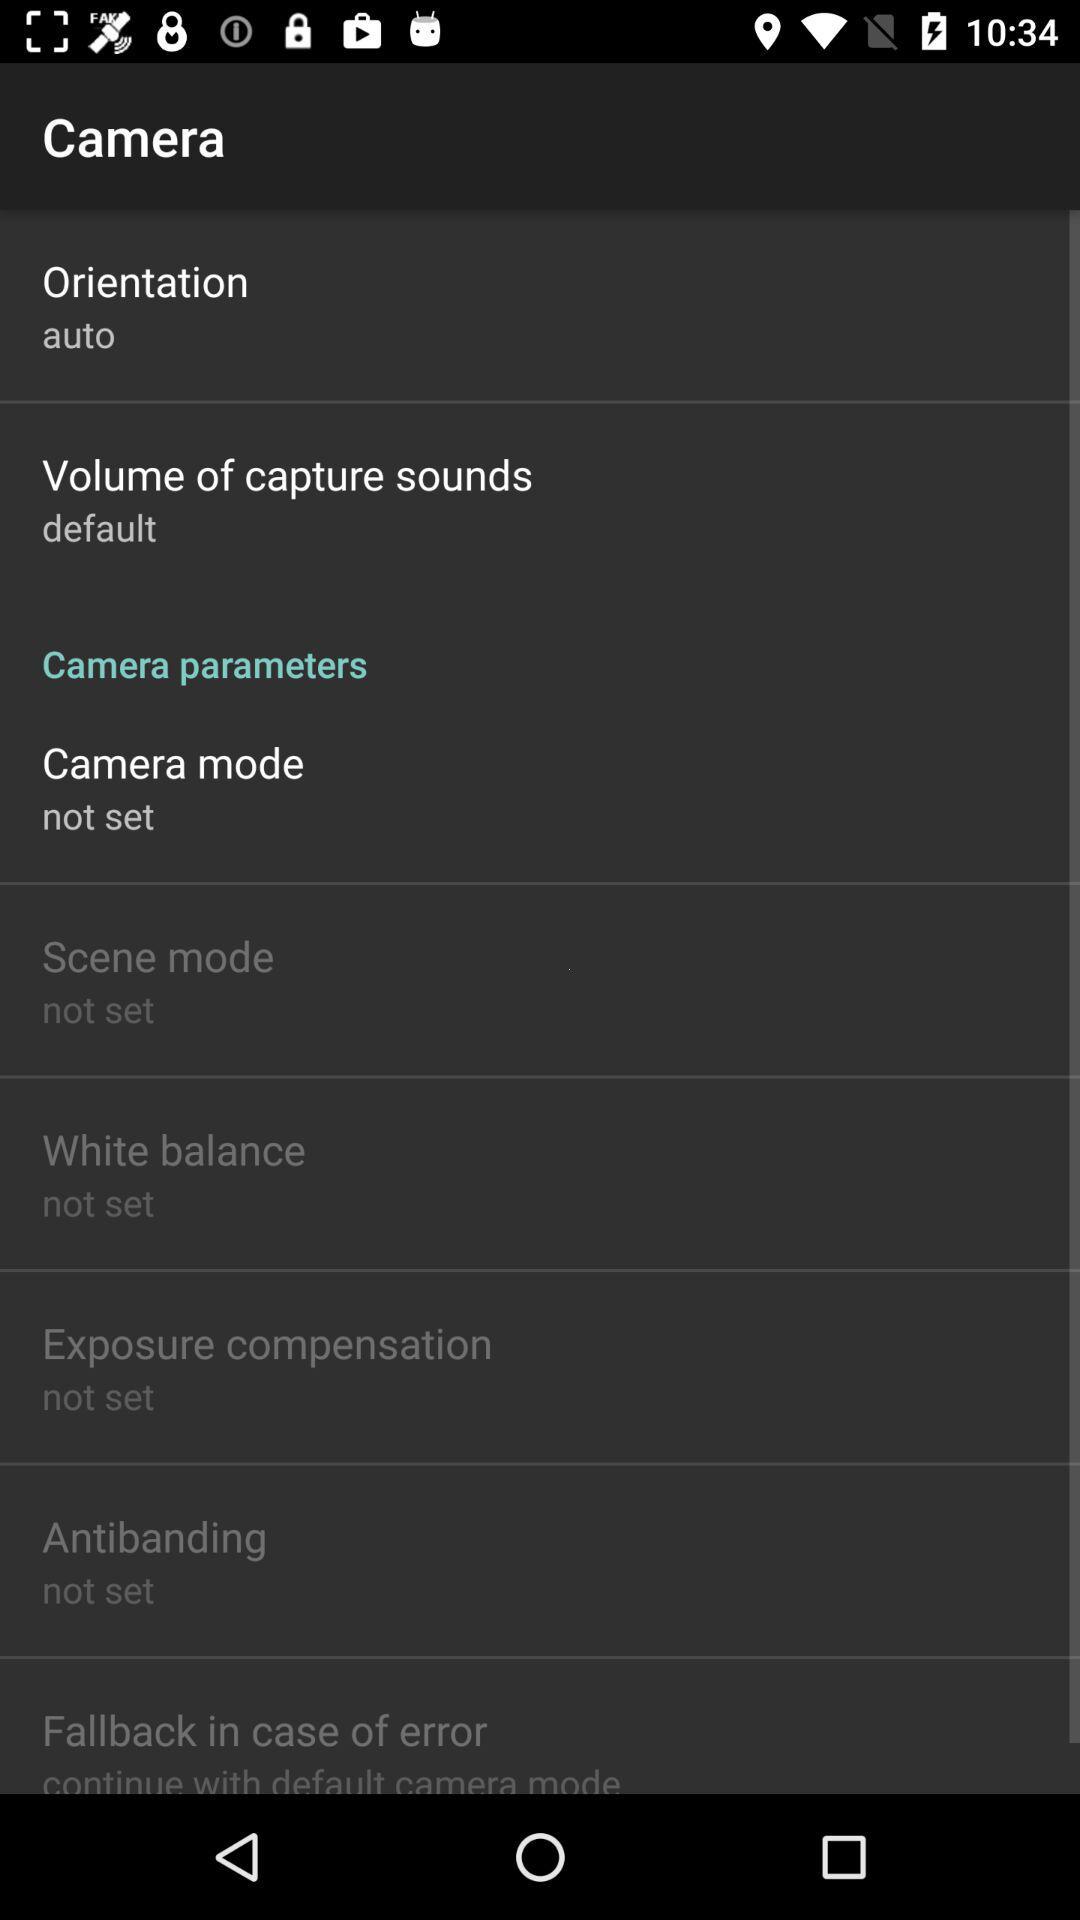 The height and width of the screenshot is (1920, 1080). I want to click on the scene mode, so click(157, 954).